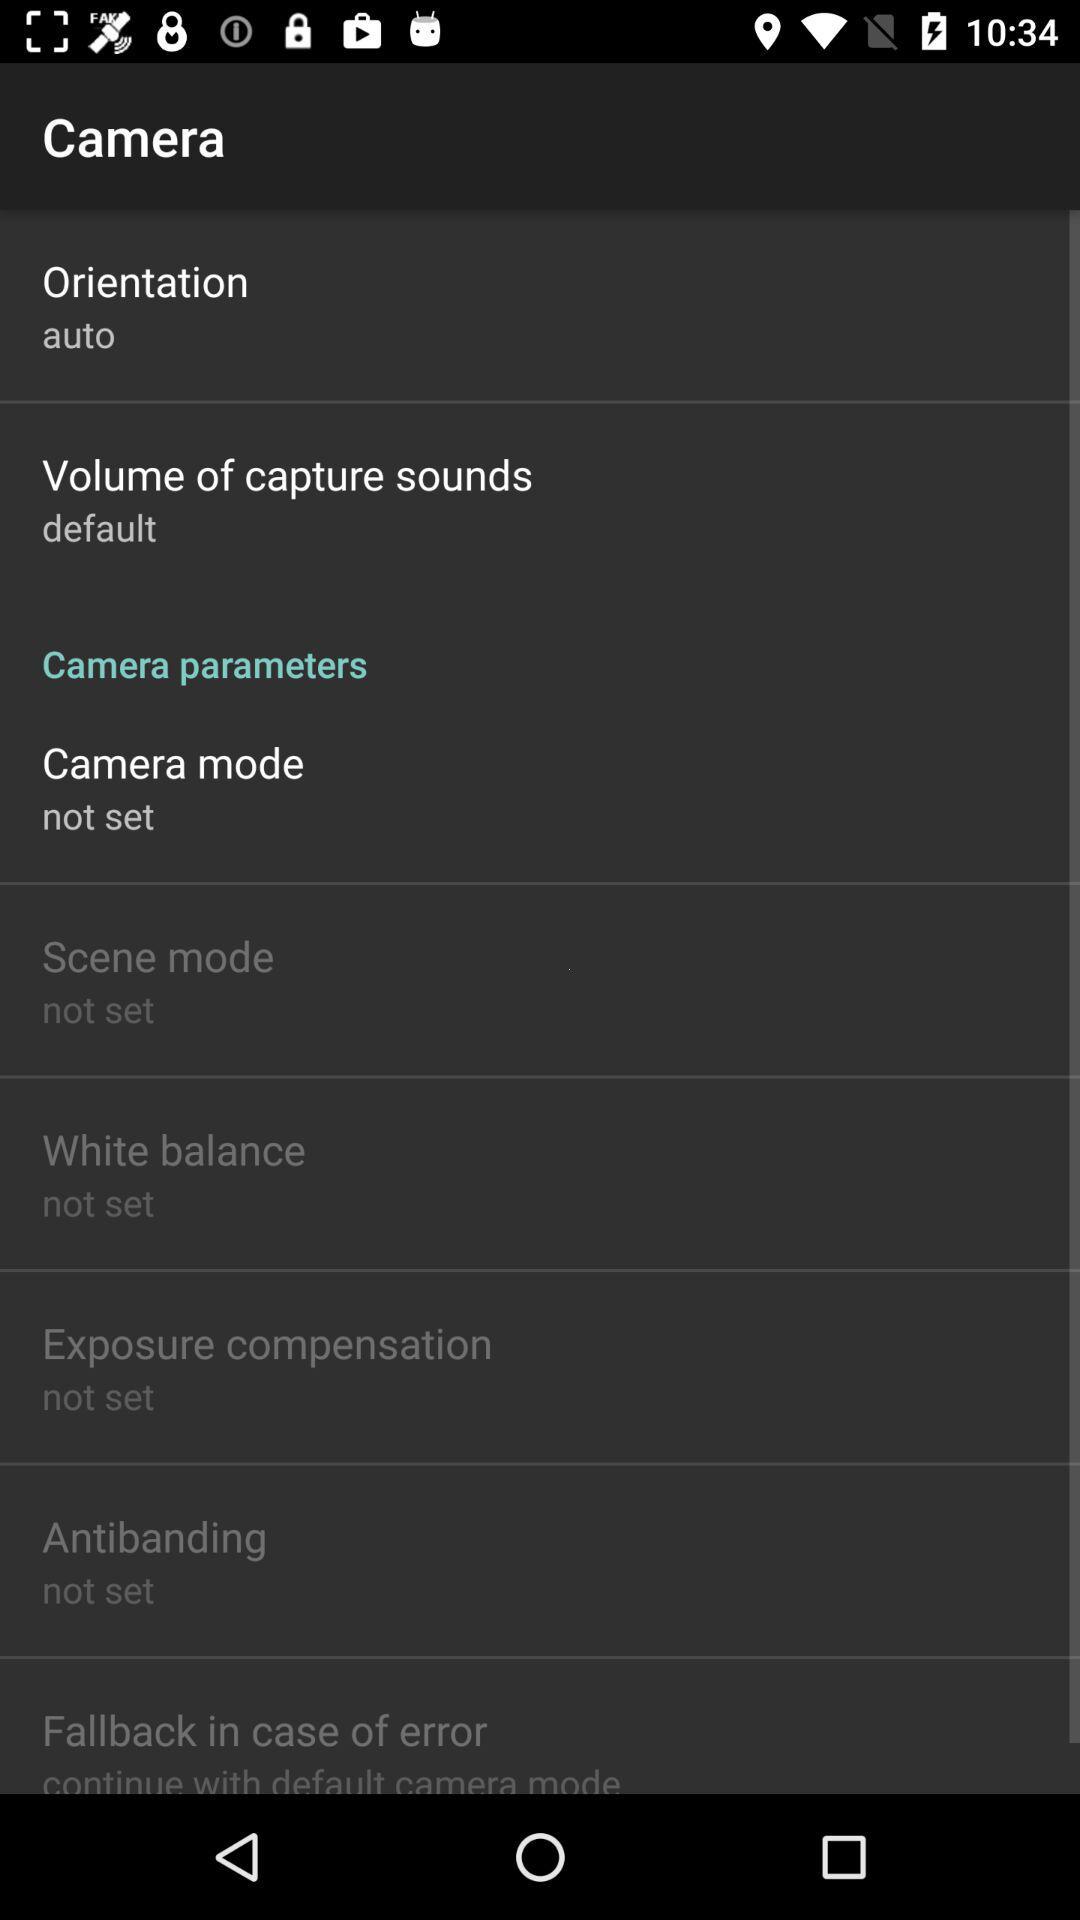 The height and width of the screenshot is (1920, 1080). I want to click on the scene mode, so click(157, 954).